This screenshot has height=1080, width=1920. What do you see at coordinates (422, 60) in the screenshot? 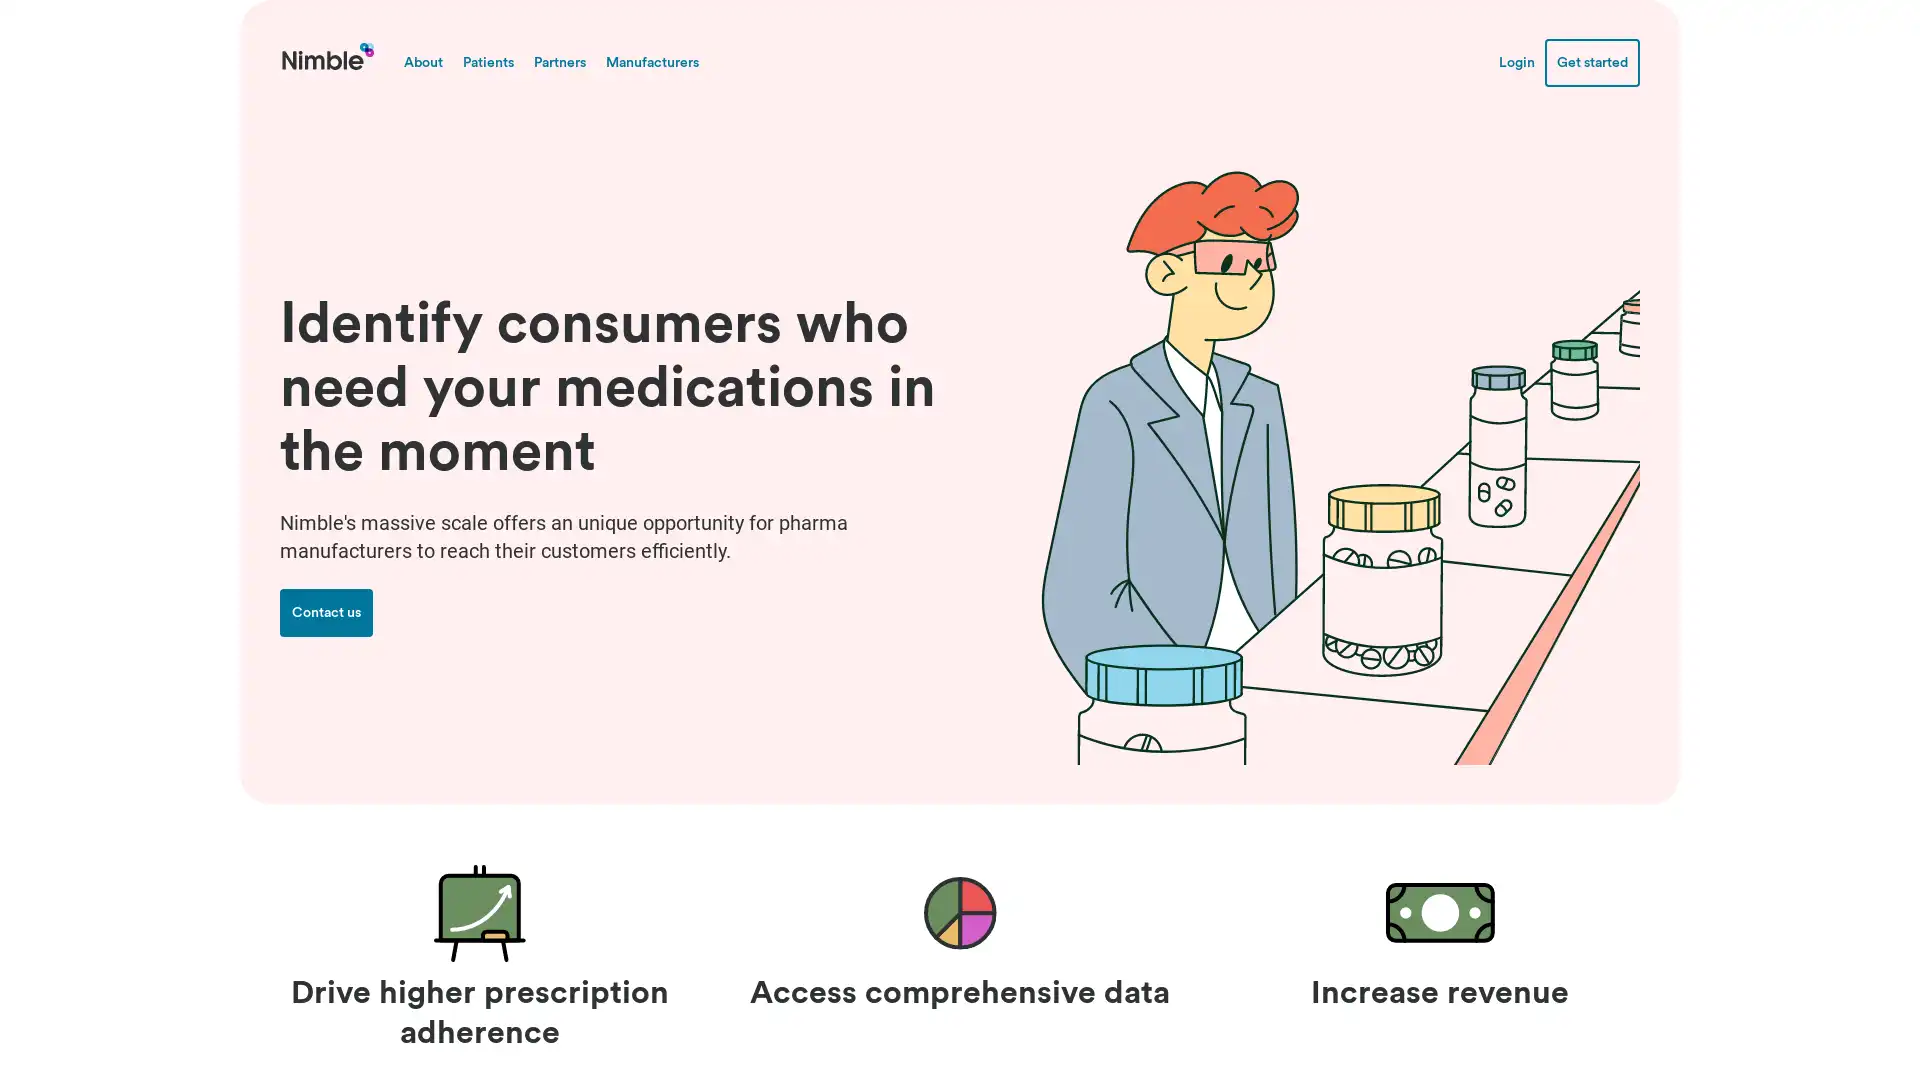
I see `About` at bounding box center [422, 60].